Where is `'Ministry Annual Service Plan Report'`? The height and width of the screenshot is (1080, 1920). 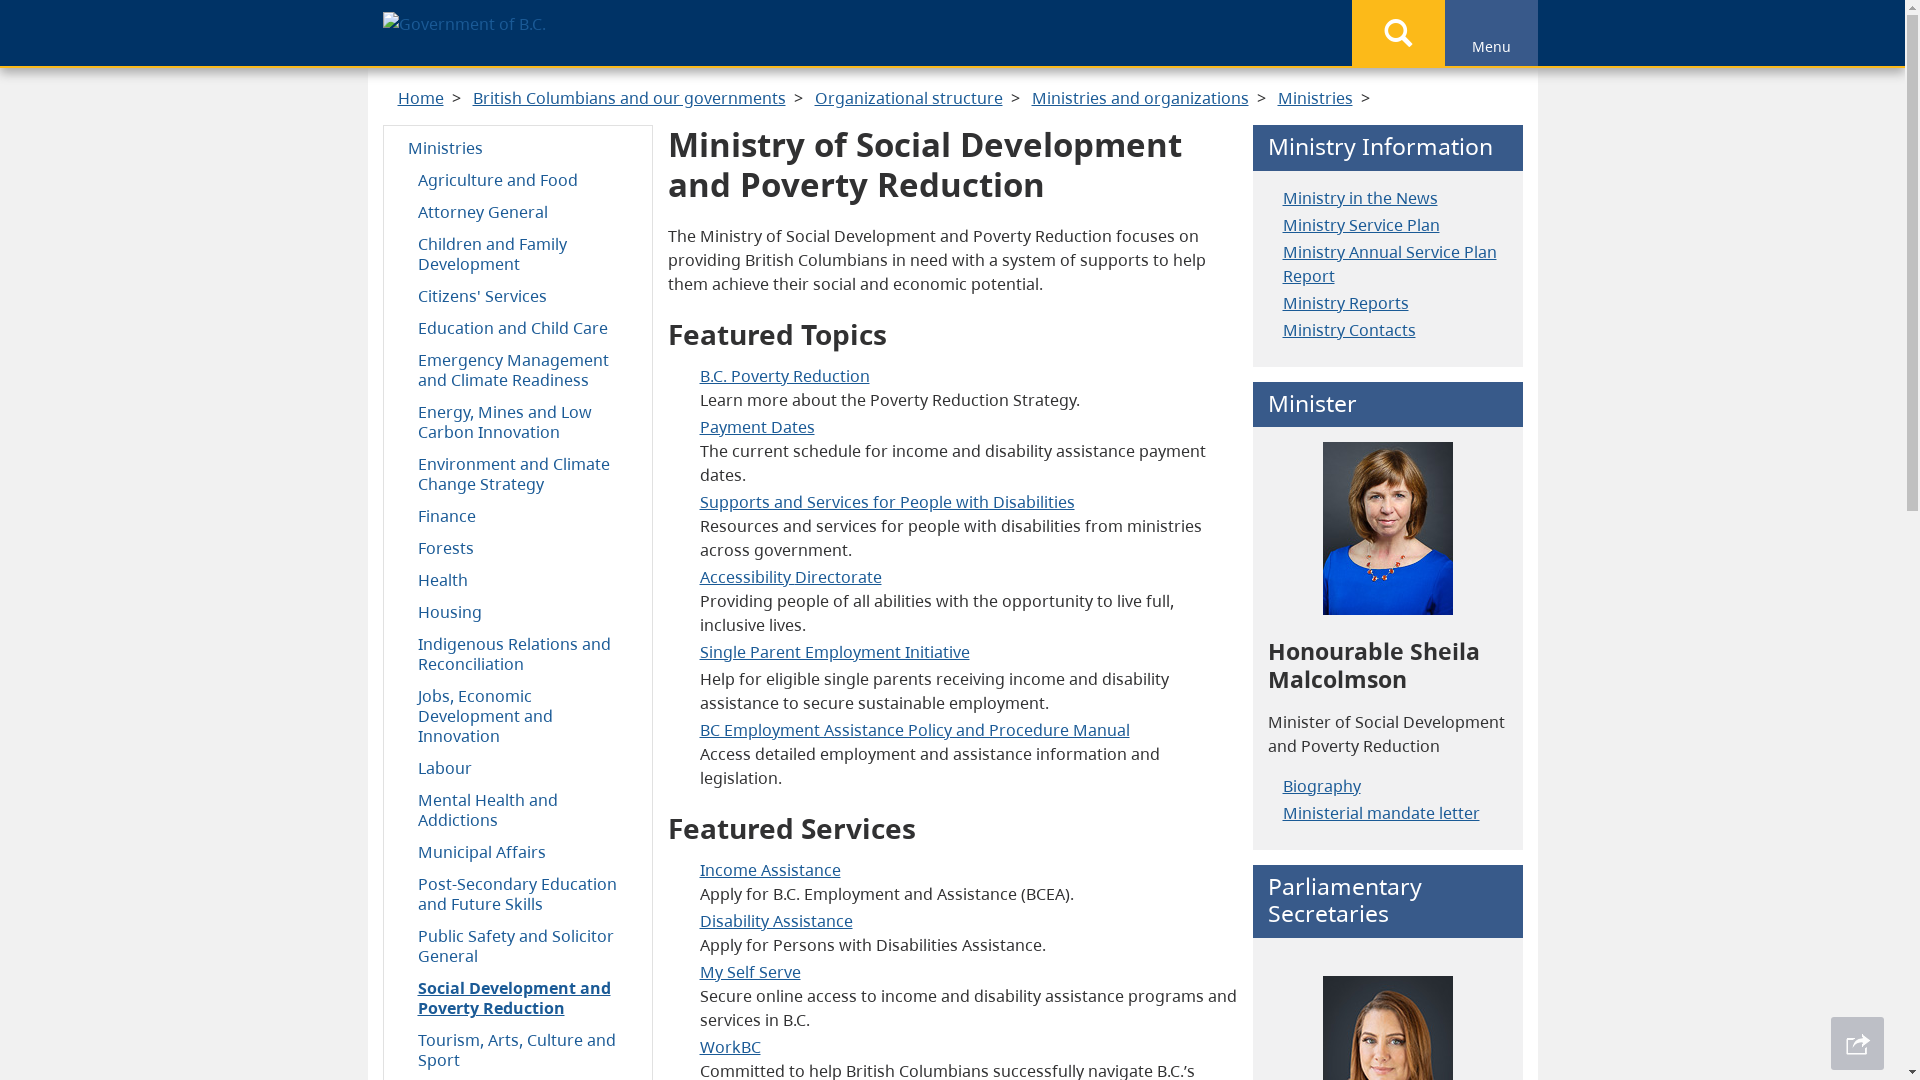 'Ministry Annual Service Plan Report' is located at coordinates (1387, 262).